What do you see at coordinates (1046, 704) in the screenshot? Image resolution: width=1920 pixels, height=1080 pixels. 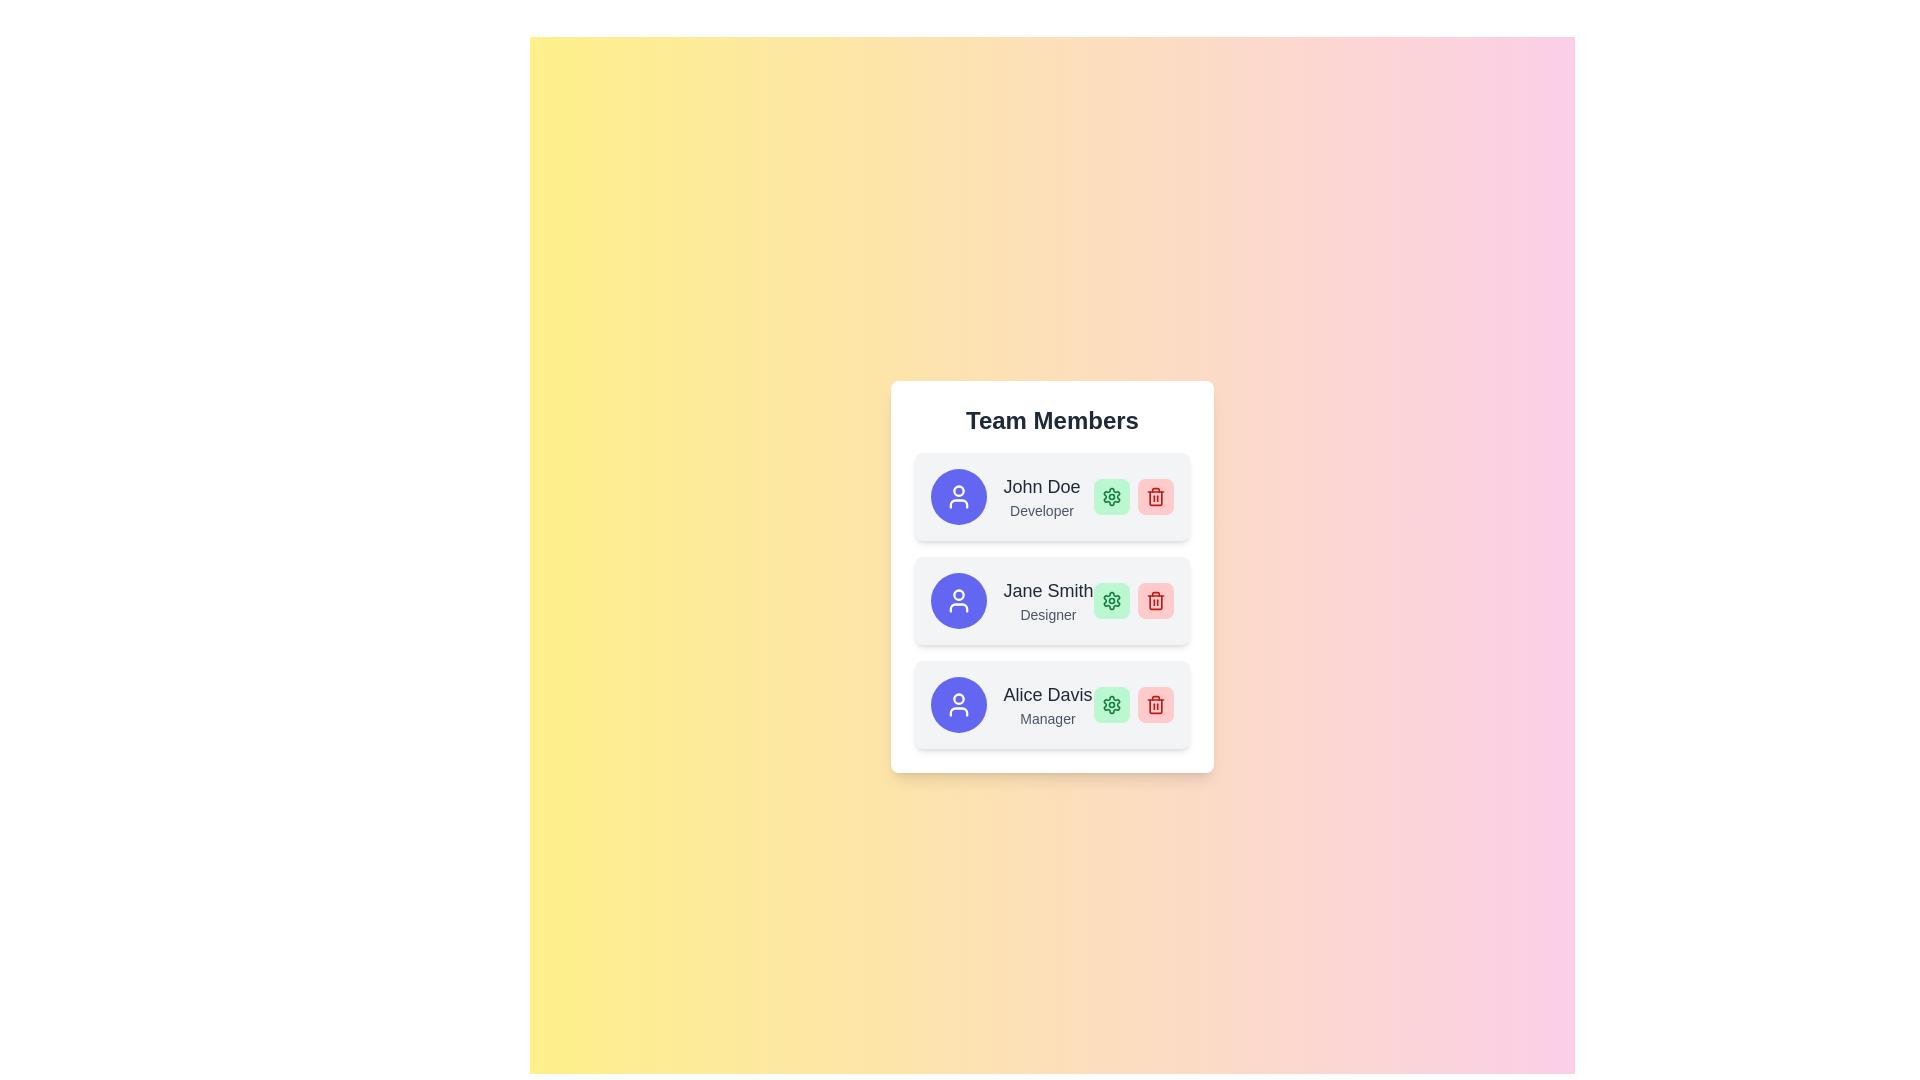 I see `the text group that identifies a team member, displaying their name and role, located within the last card at the bottom of the list, right-aligned to the avatar icon` at bounding box center [1046, 704].